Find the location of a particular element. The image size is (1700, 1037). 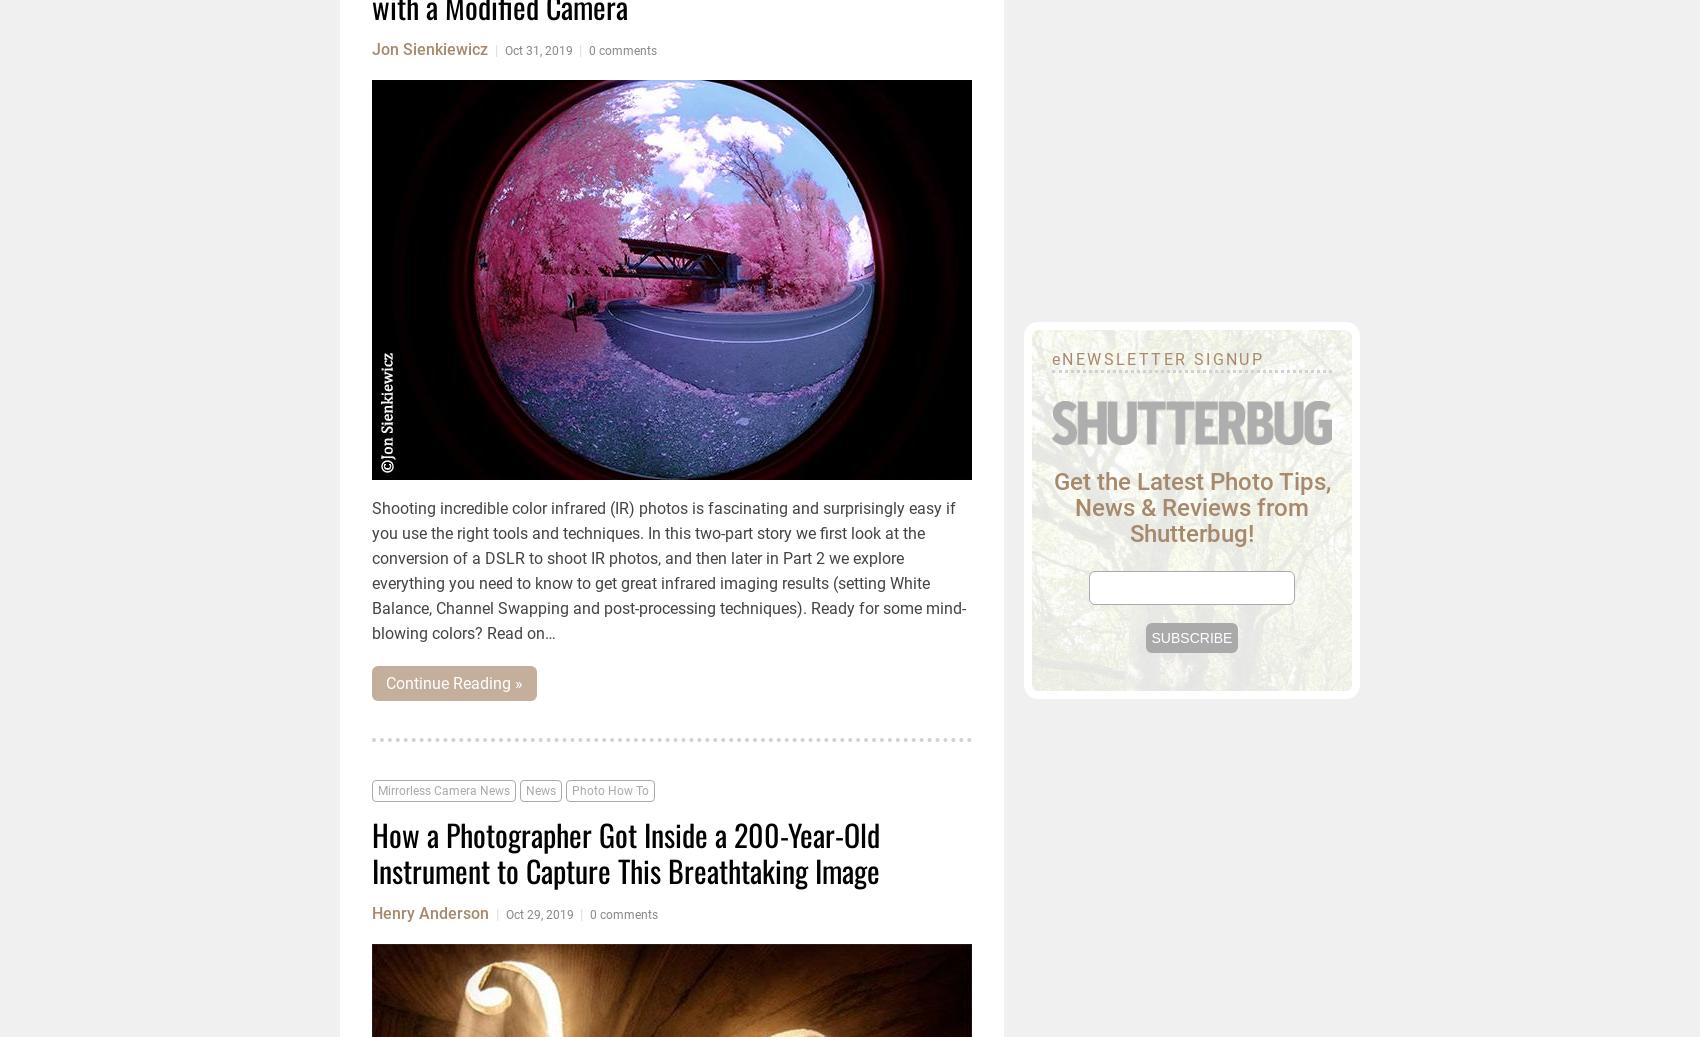

'Oct 31, 2019' is located at coordinates (505, 50).